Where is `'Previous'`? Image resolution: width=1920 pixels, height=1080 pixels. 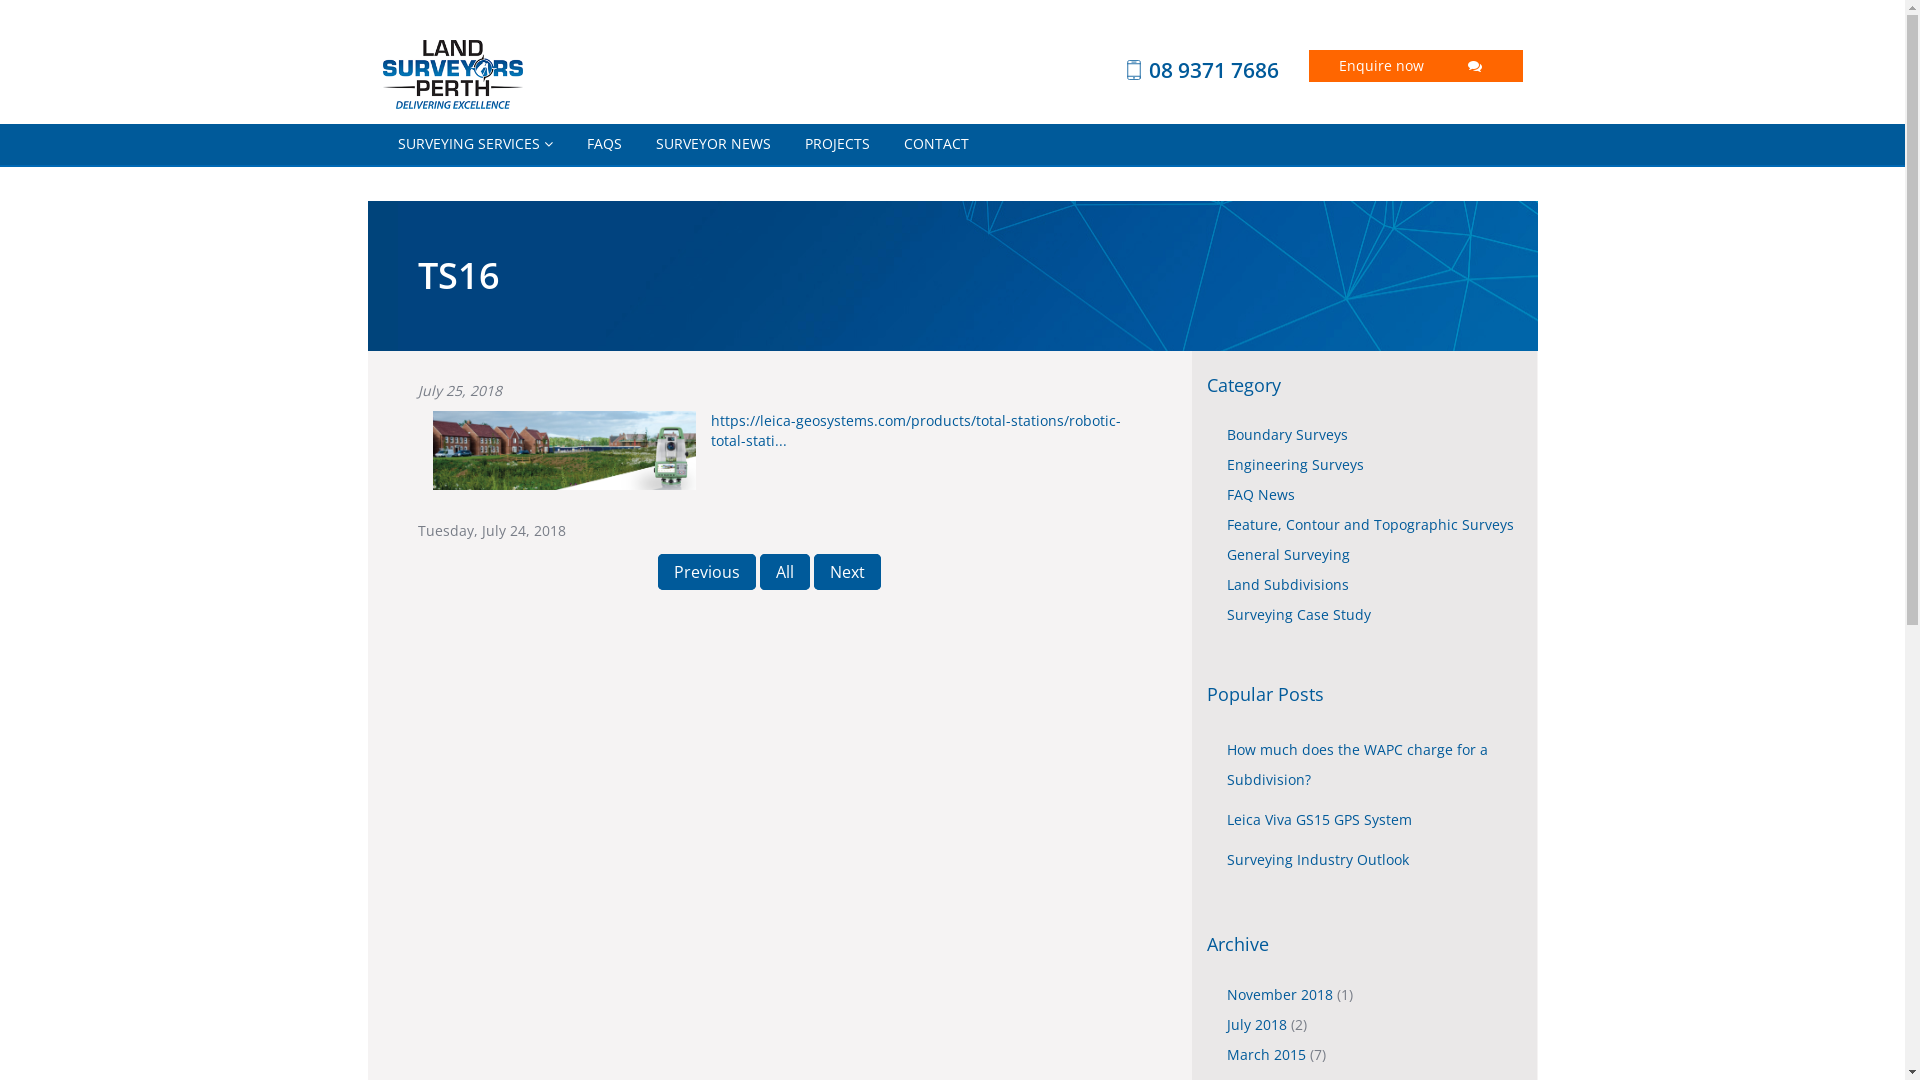 'Previous' is located at coordinates (706, 571).